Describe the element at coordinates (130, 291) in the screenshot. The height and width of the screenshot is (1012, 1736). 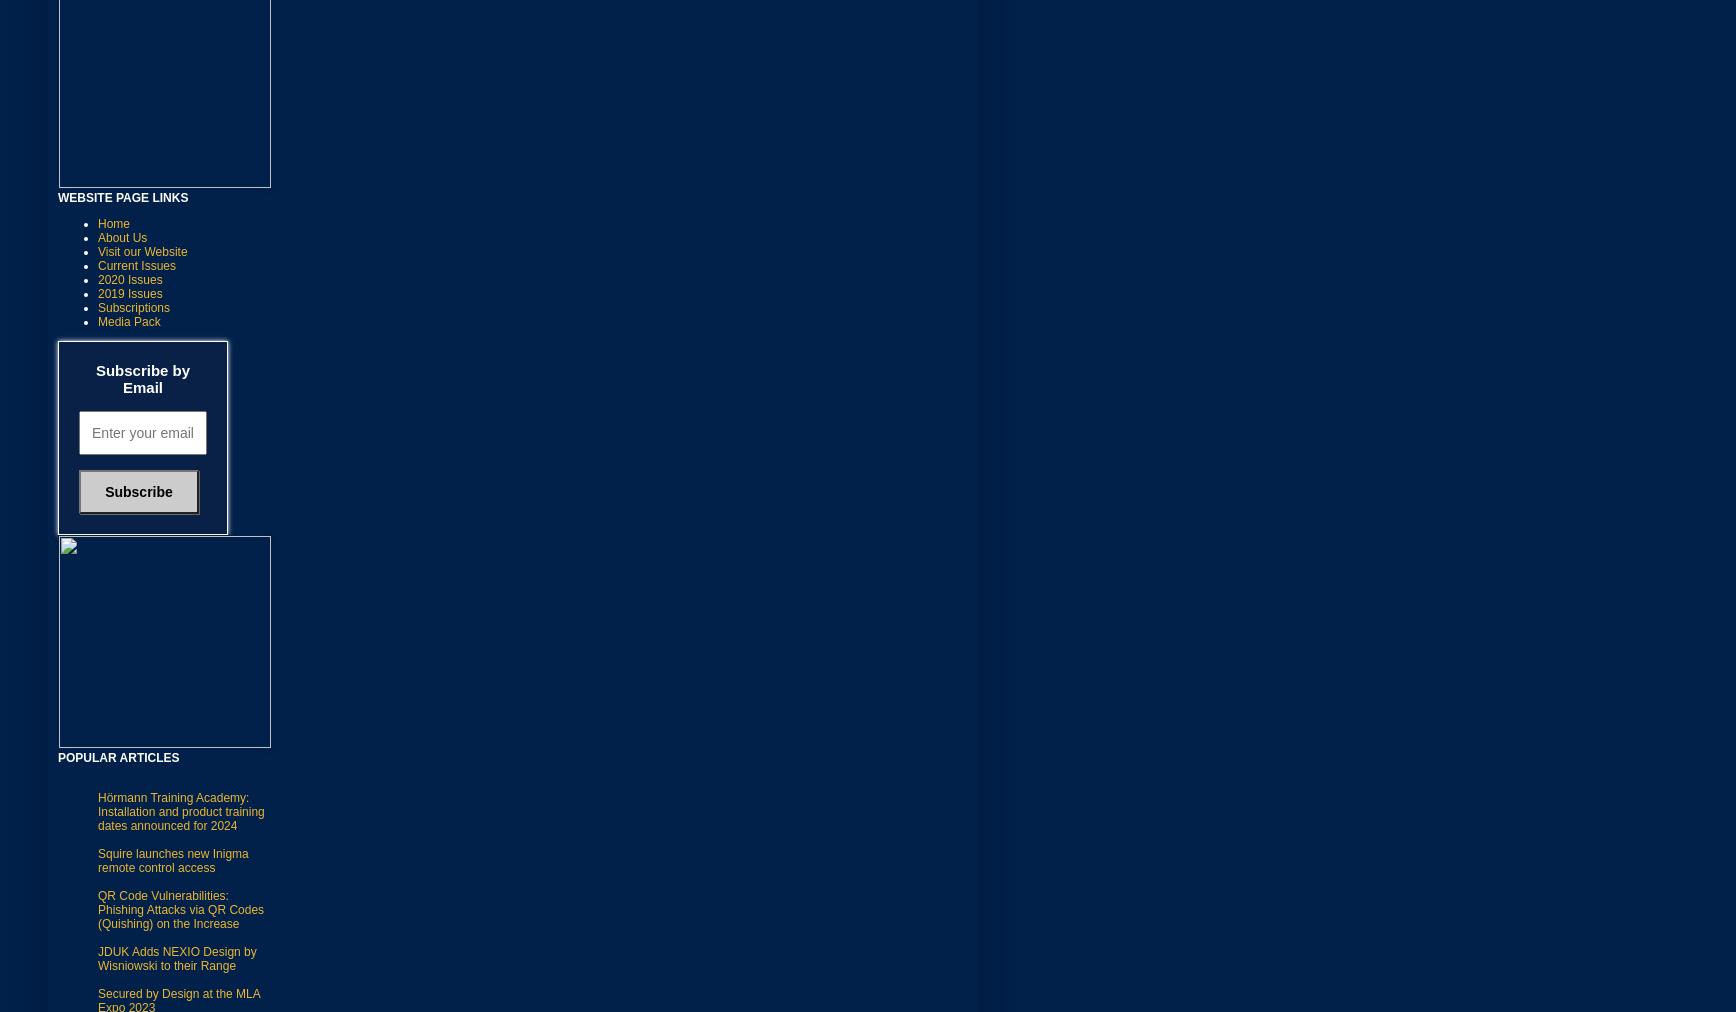
I see `'2019 Issues'` at that location.